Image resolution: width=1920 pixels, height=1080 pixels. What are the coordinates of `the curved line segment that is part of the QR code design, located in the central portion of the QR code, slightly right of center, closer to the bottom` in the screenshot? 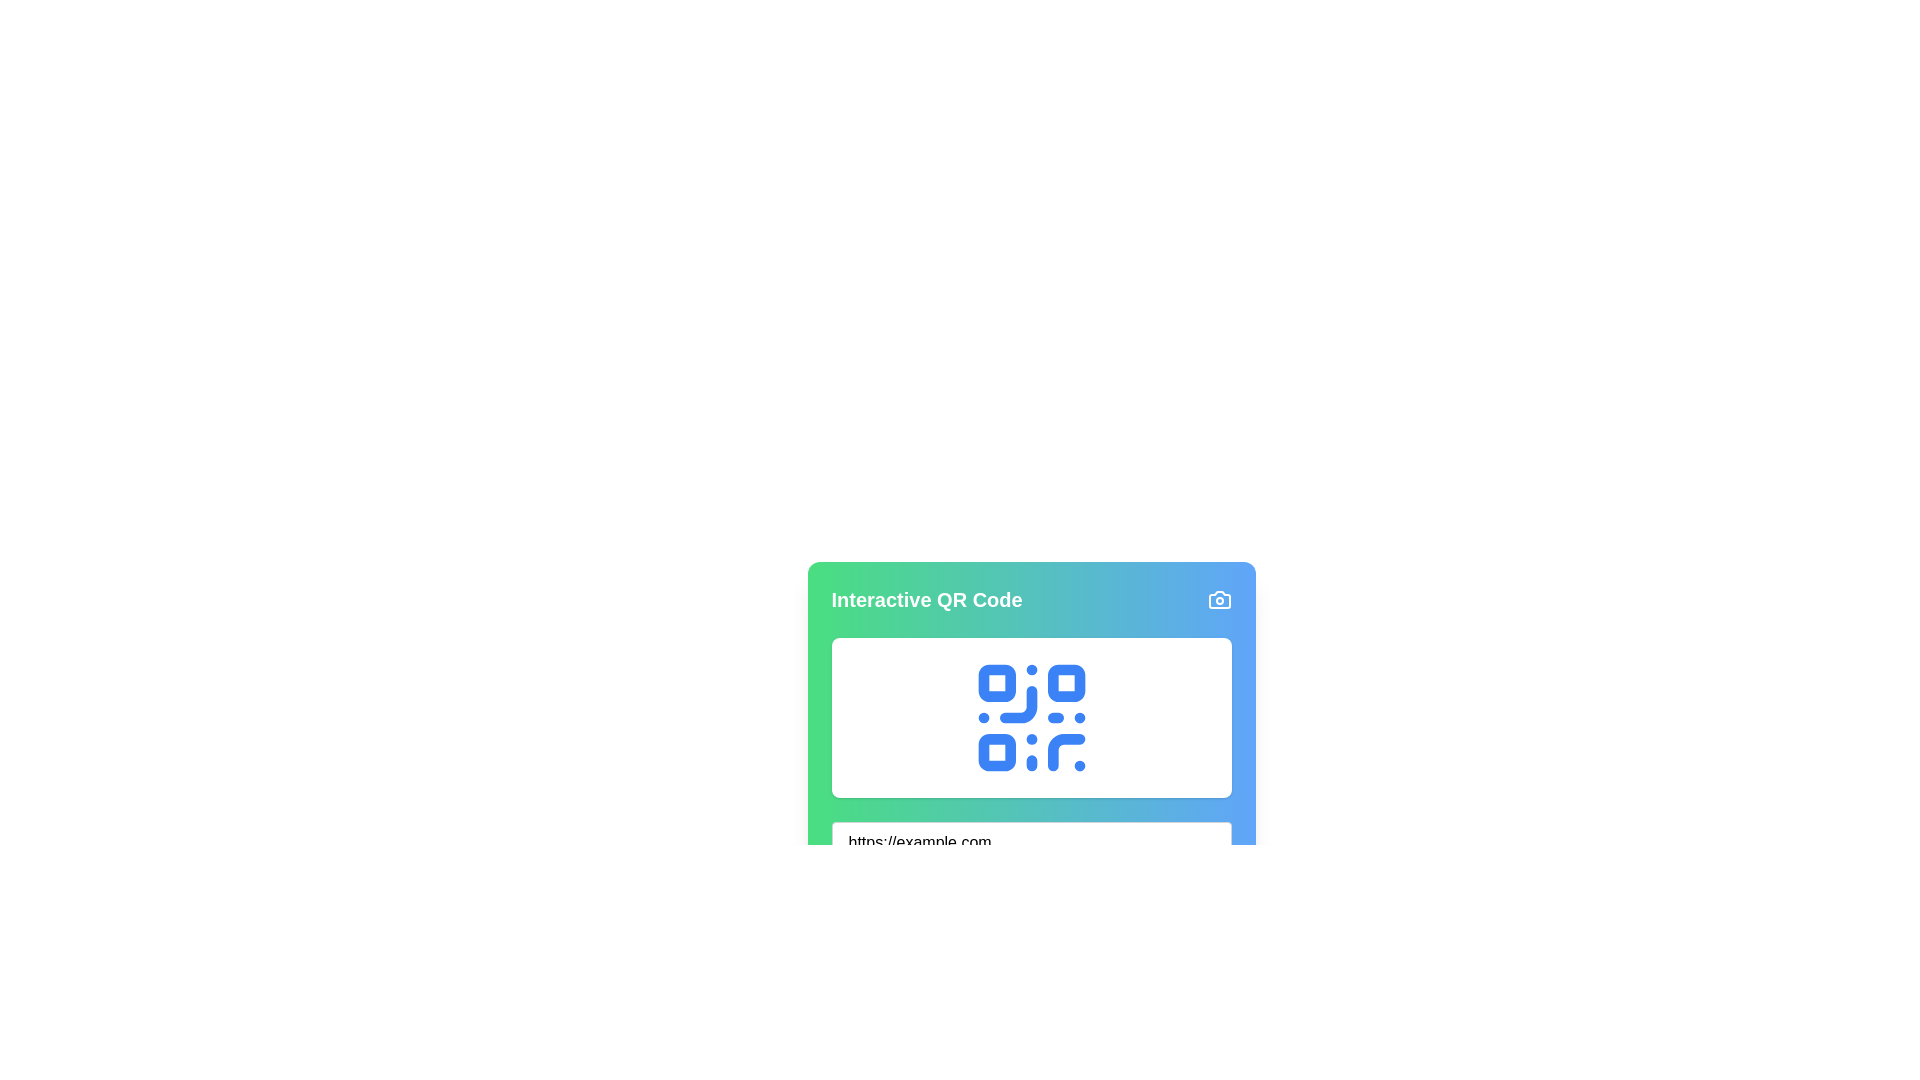 It's located at (1018, 703).